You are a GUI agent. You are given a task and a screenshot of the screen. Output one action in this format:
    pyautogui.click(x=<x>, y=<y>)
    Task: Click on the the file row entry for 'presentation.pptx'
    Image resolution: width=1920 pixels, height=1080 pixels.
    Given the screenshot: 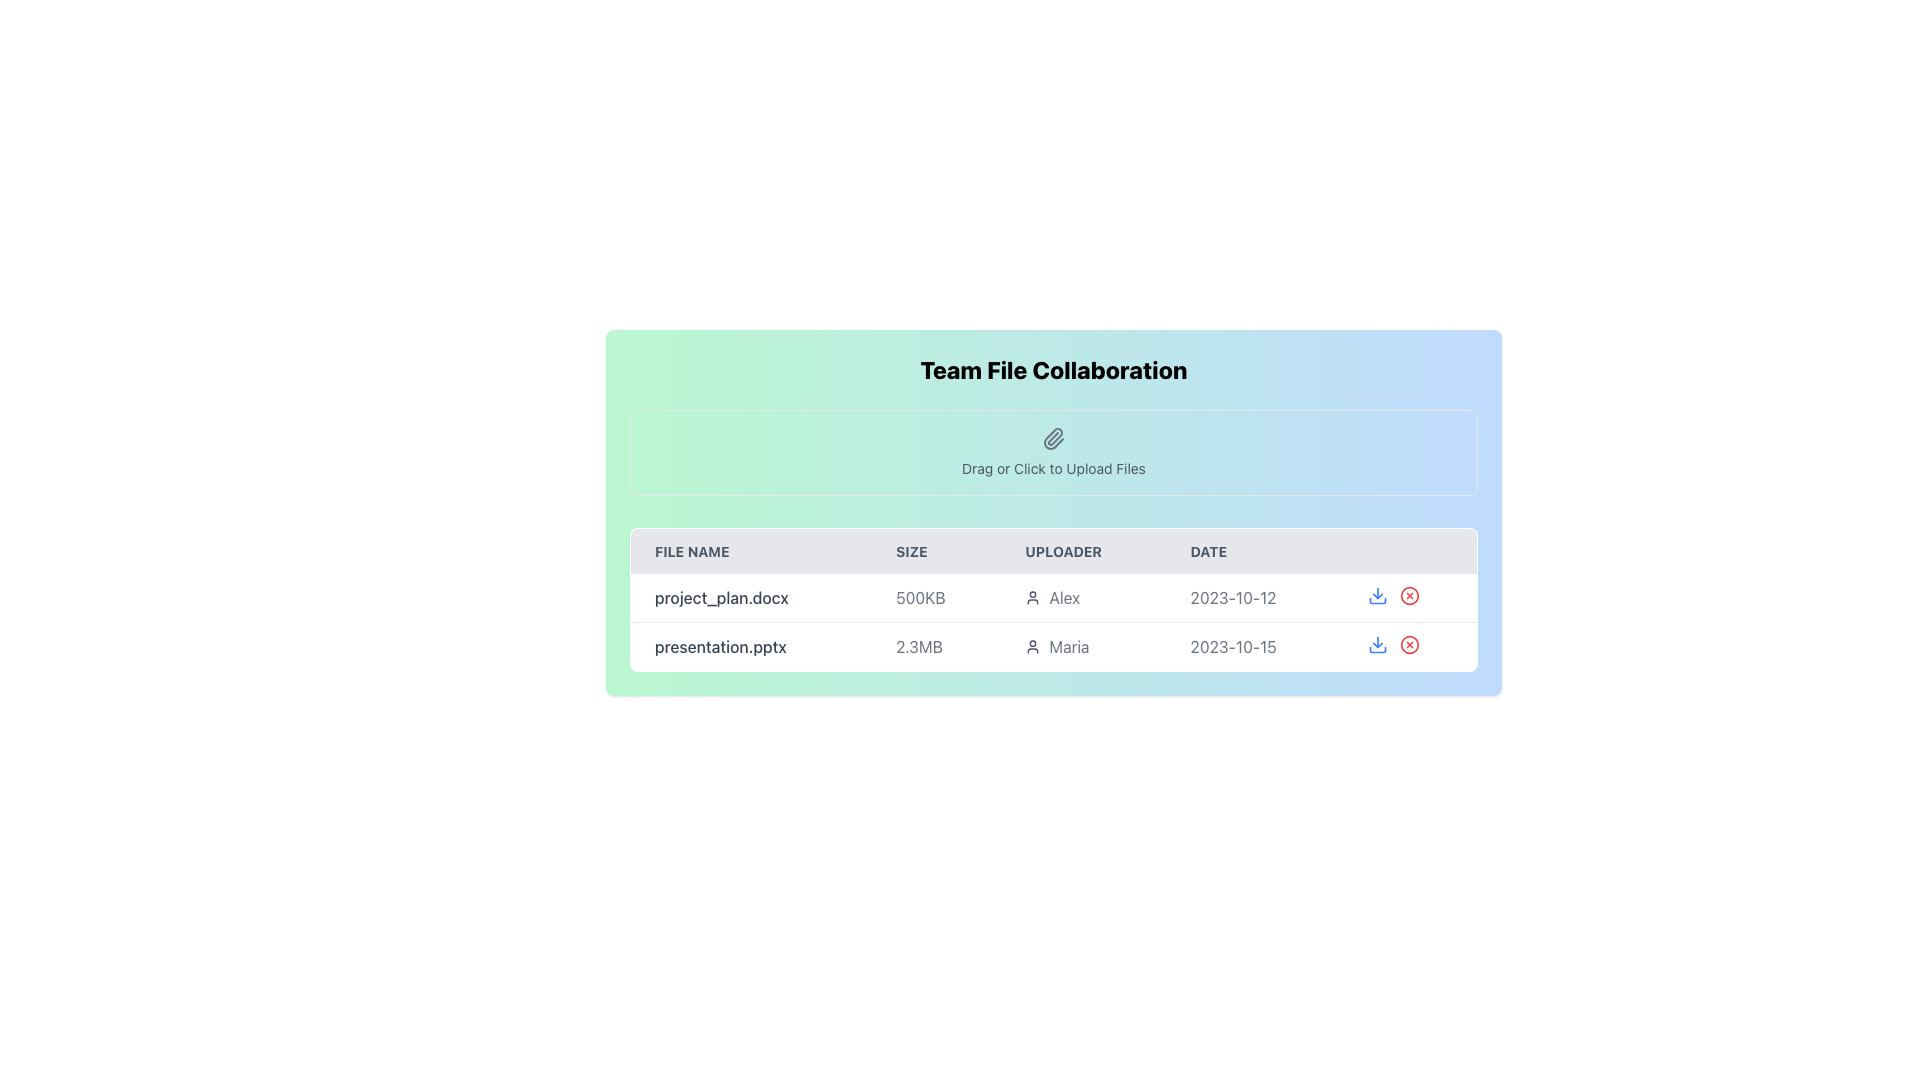 What is the action you would take?
    pyautogui.click(x=1053, y=647)
    